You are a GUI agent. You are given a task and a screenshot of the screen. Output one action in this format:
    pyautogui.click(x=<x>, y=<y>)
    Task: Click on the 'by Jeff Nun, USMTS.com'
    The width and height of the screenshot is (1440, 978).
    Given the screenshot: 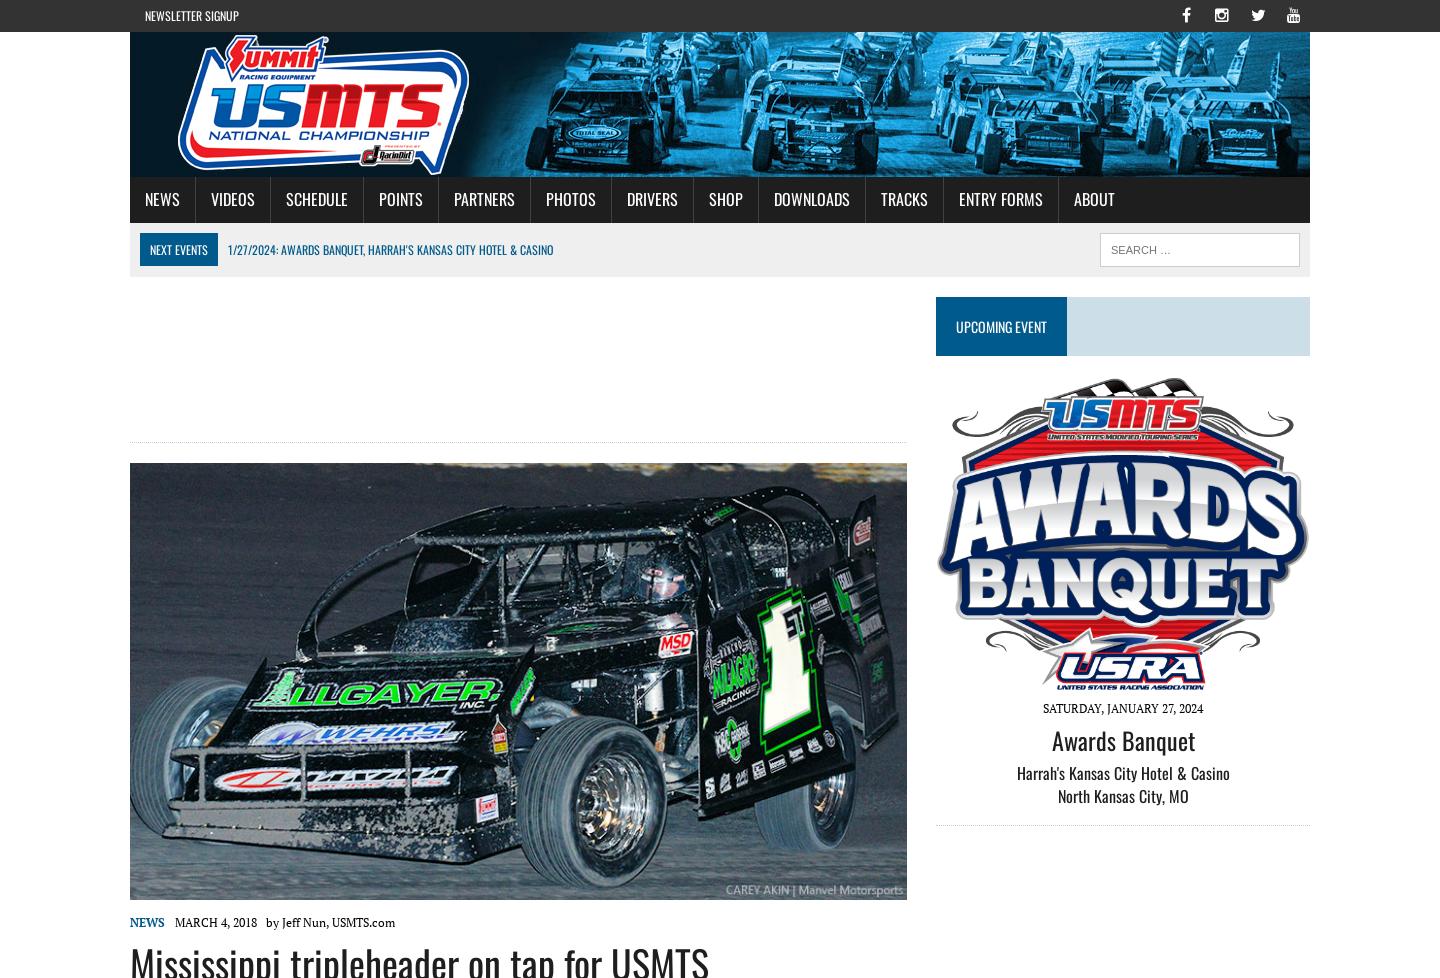 What is the action you would take?
    pyautogui.click(x=264, y=921)
    